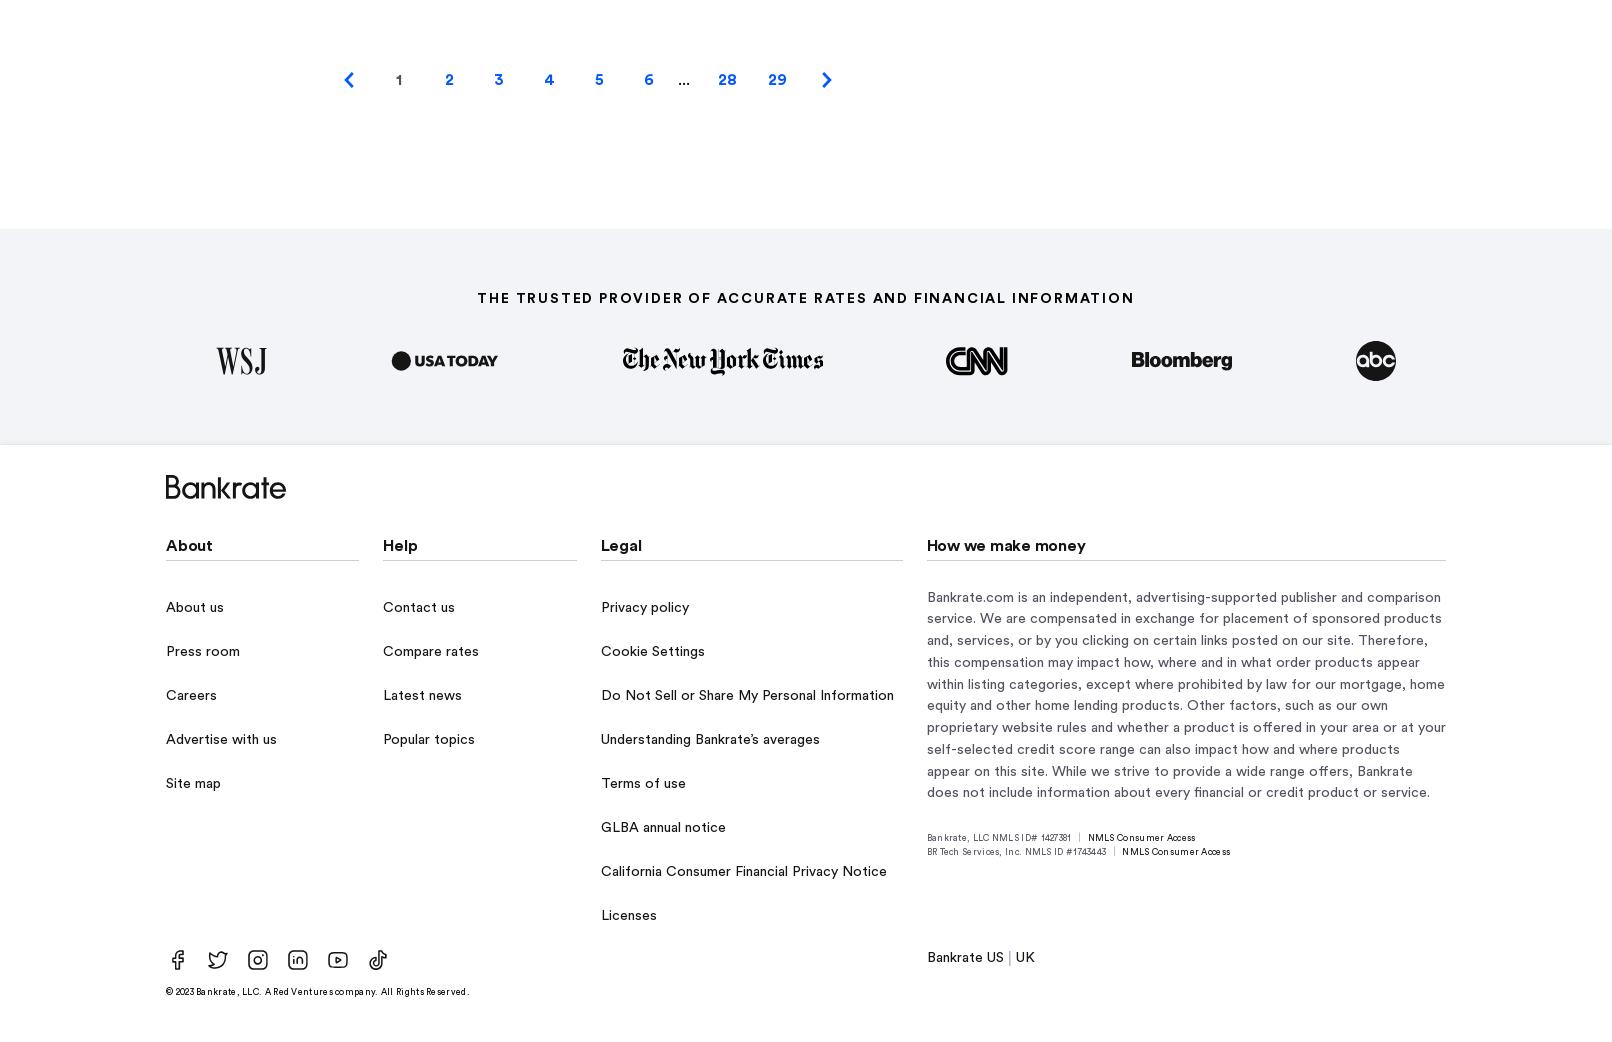 The height and width of the screenshot is (1042, 1612). What do you see at coordinates (397, 77) in the screenshot?
I see `'1'` at bounding box center [397, 77].